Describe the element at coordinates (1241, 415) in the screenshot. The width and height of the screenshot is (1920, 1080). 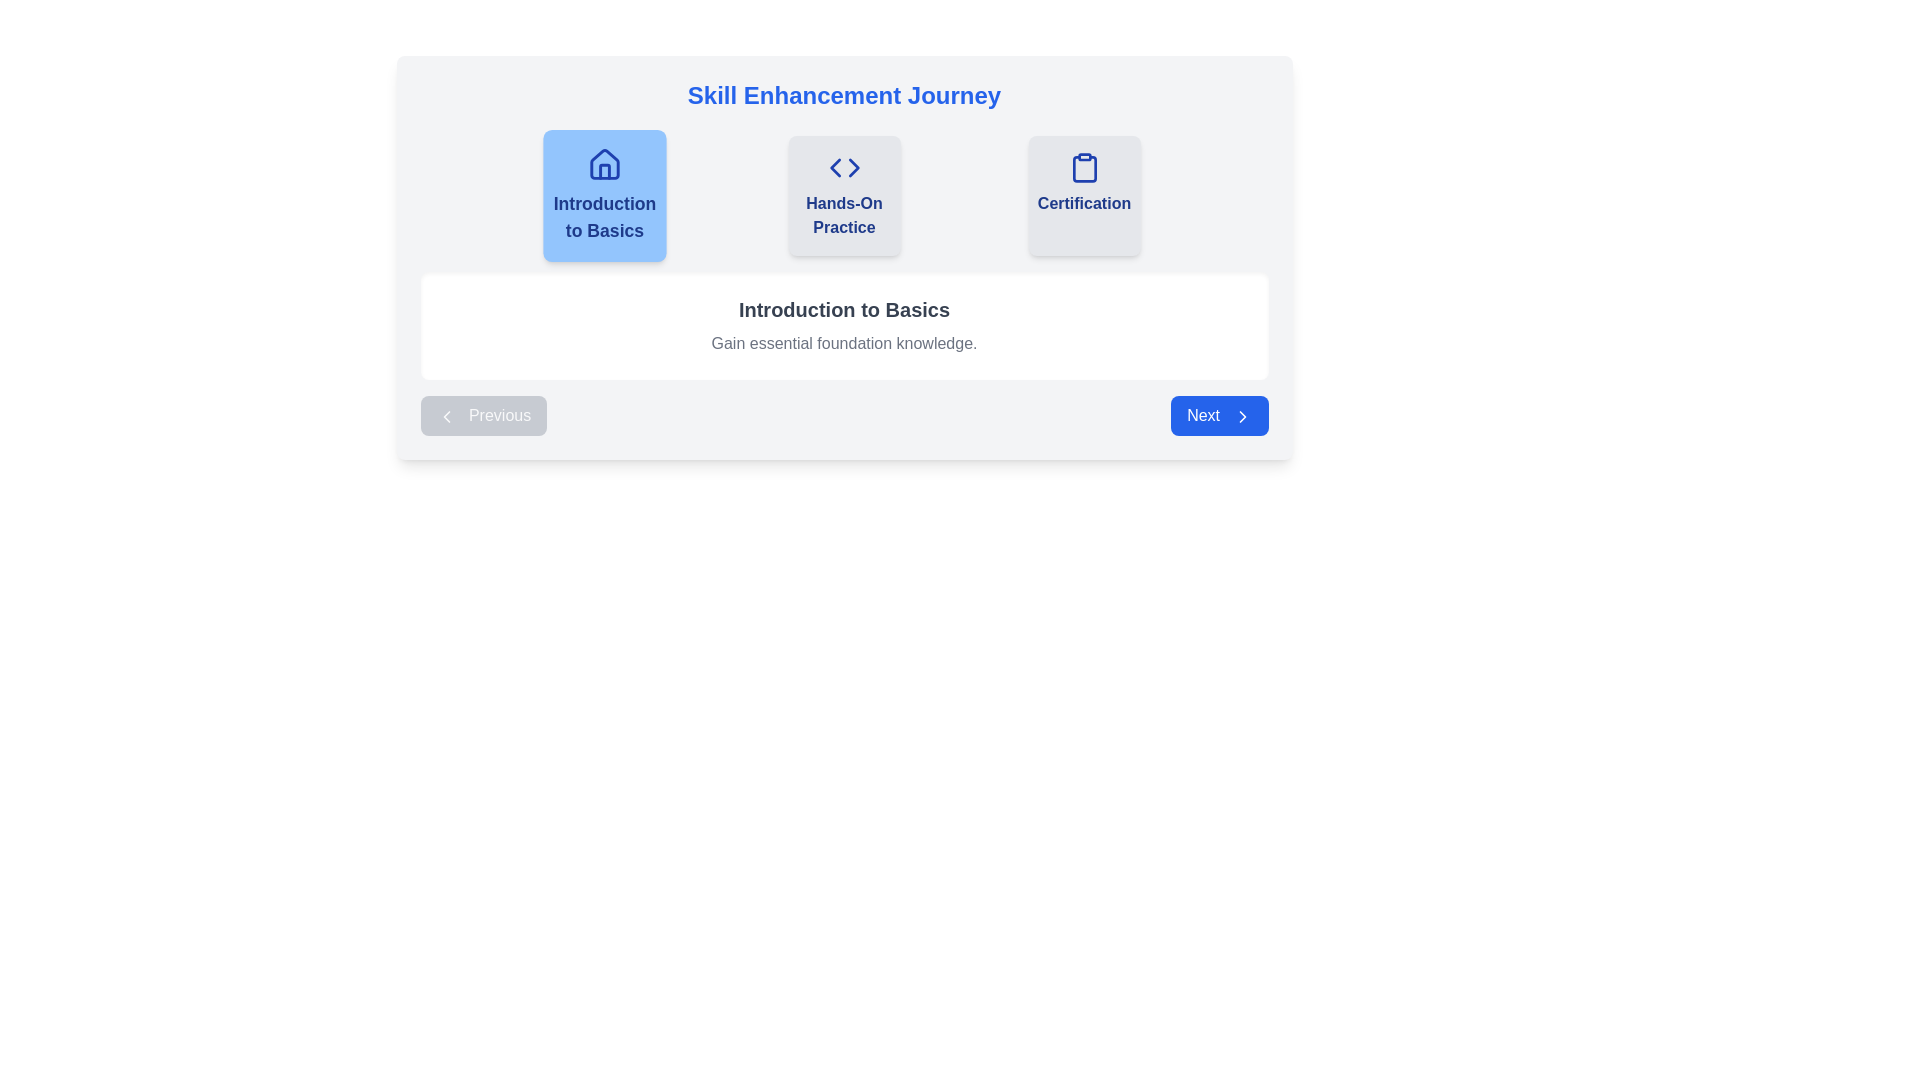
I see `the chevron-shaped arrow icon located on the right side of the 'Next' button to interact with the button` at that location.